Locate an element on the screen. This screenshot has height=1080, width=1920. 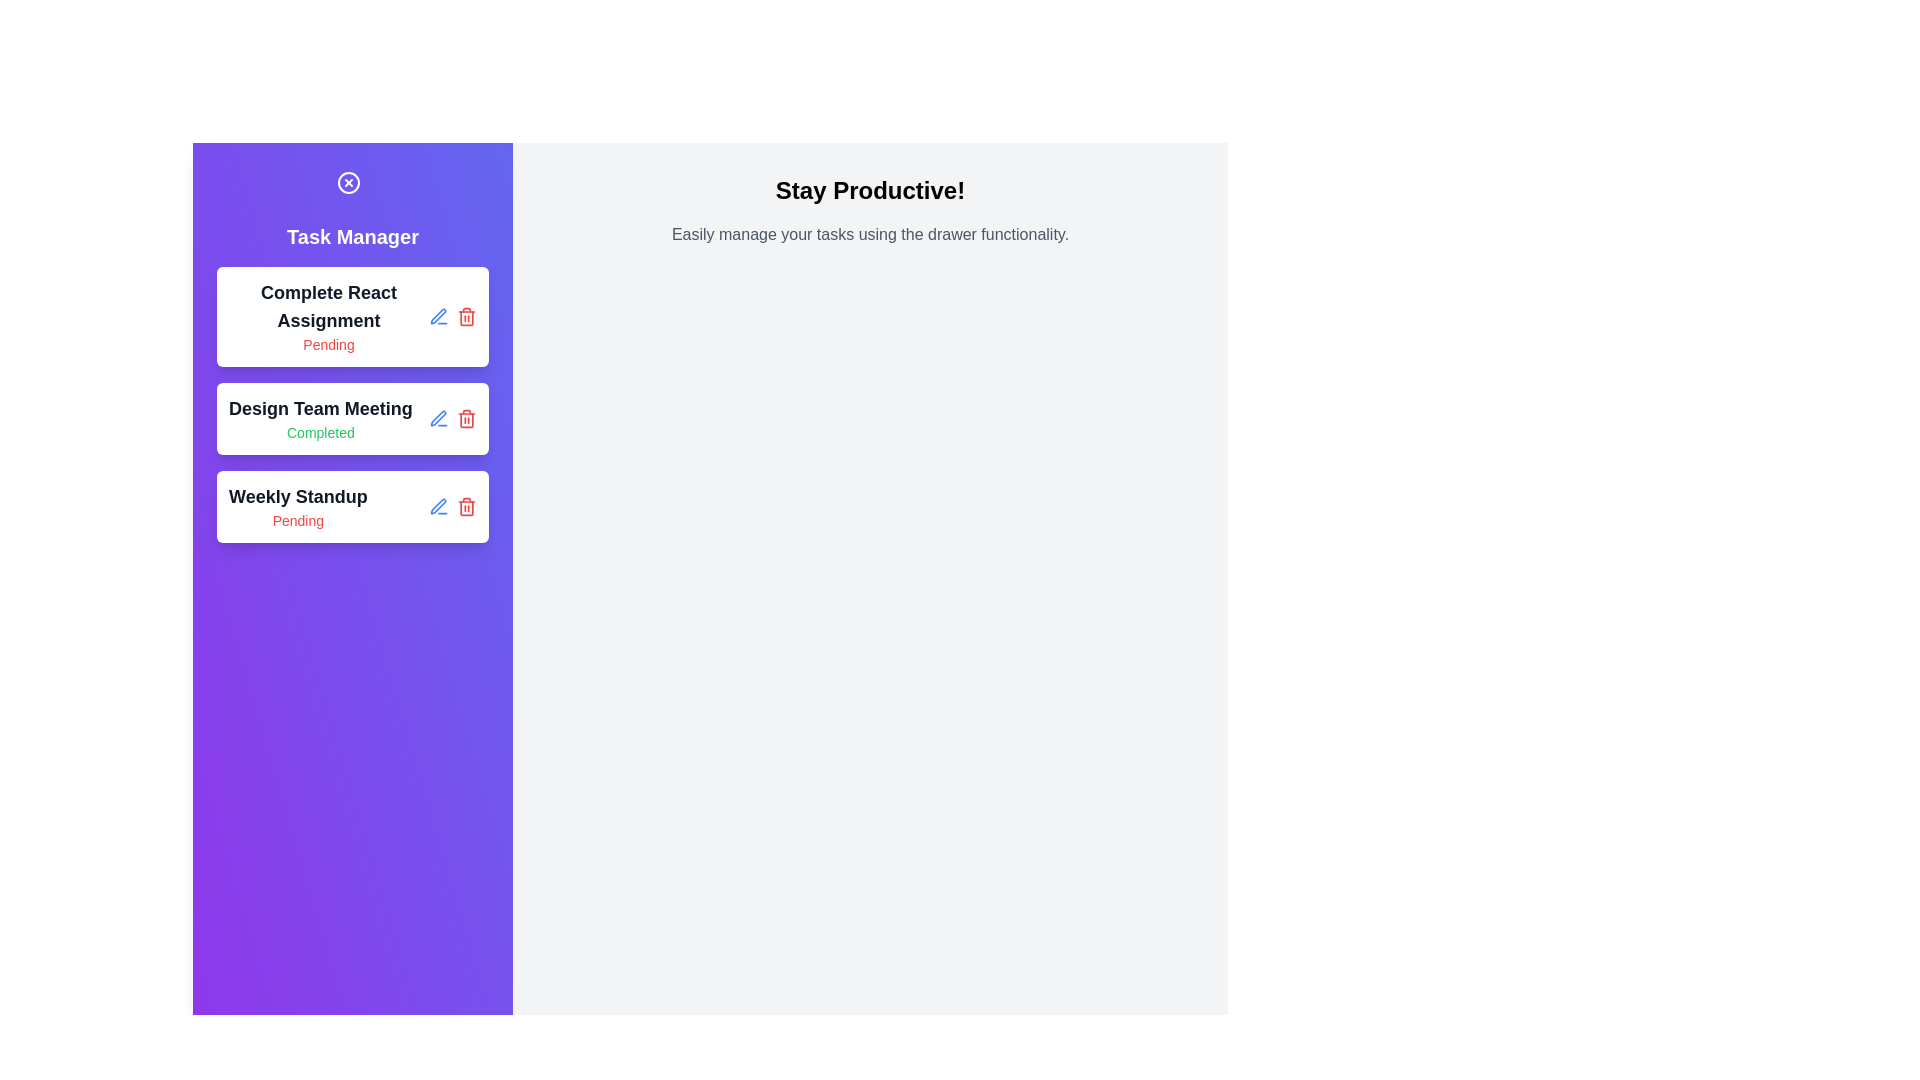
edit button for the task titled Complete React Assignment is located at coordinates (437, 315).